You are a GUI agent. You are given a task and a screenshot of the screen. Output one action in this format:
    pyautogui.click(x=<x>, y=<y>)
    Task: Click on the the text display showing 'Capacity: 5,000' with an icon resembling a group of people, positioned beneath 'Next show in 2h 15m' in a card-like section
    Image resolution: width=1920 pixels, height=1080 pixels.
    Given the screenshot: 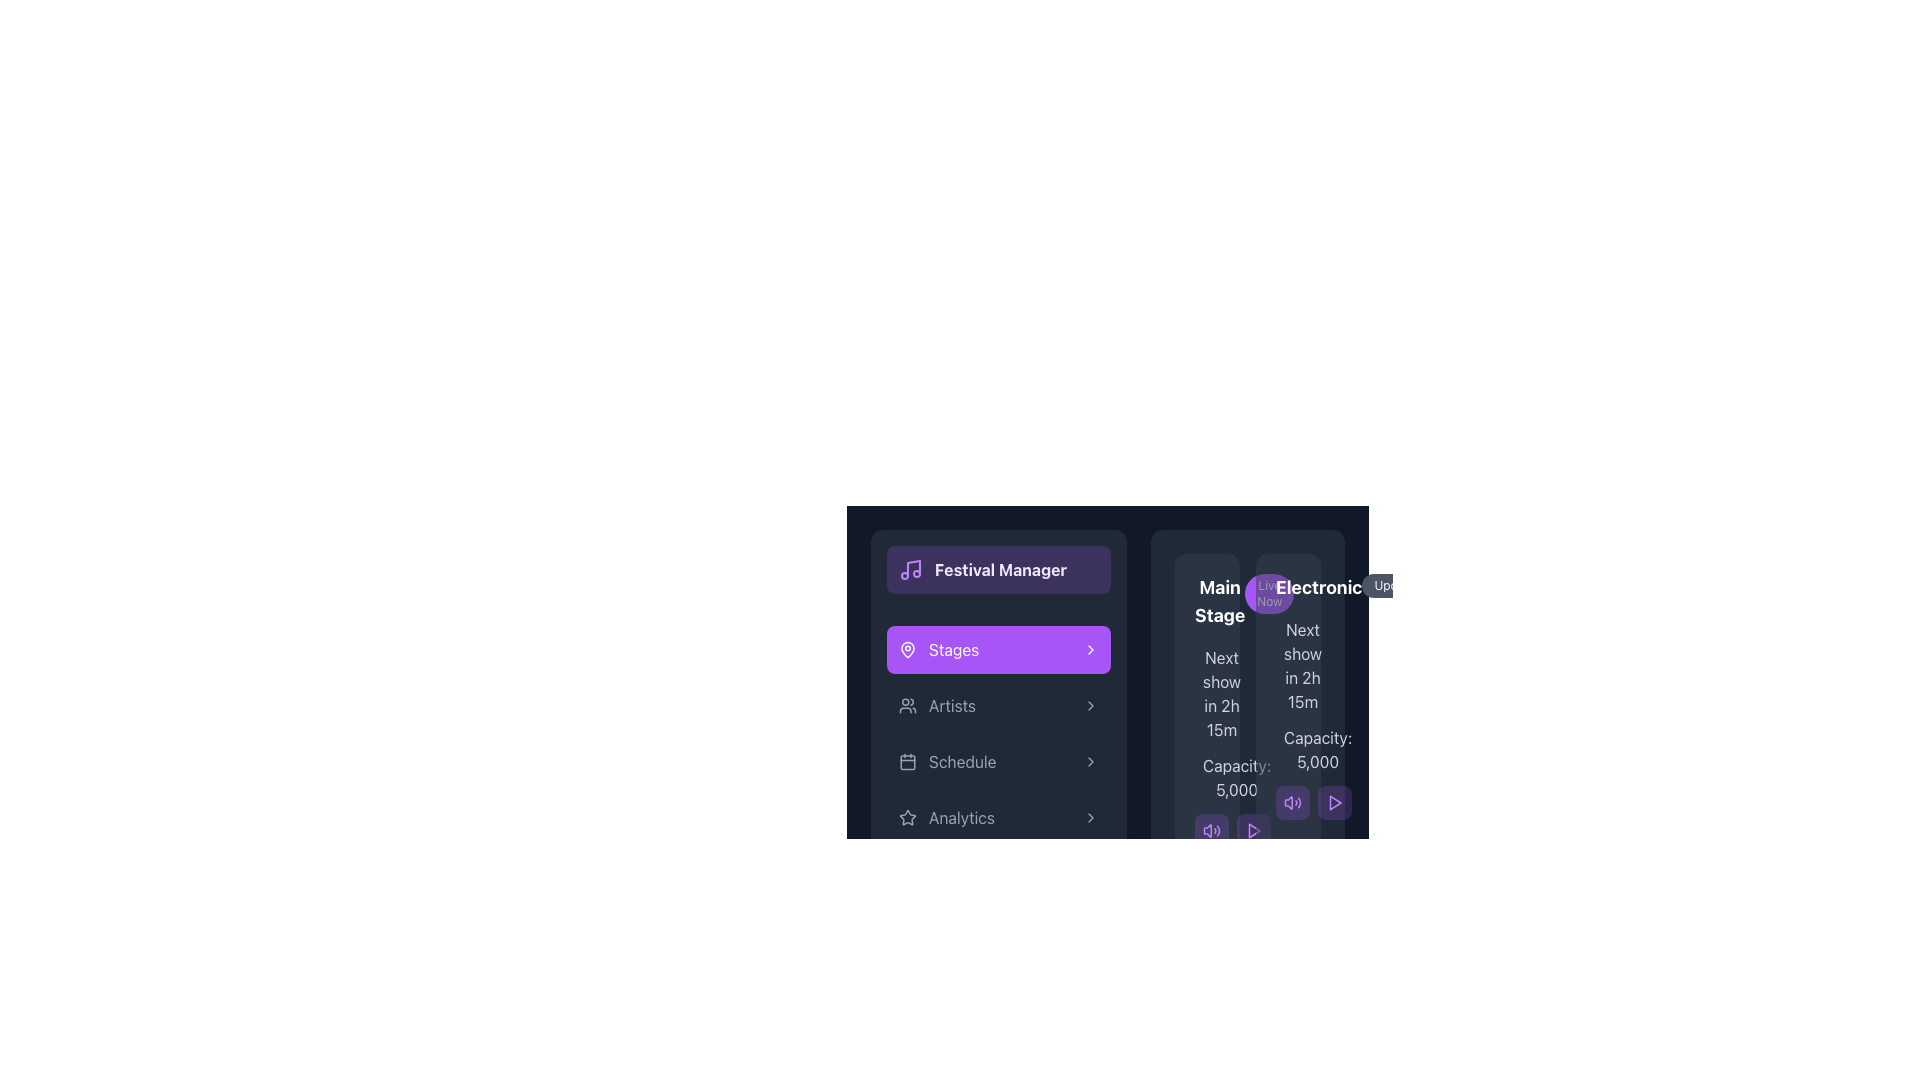 What is the action you would take?
    pyautogui.click(x=1206, y=777)
    